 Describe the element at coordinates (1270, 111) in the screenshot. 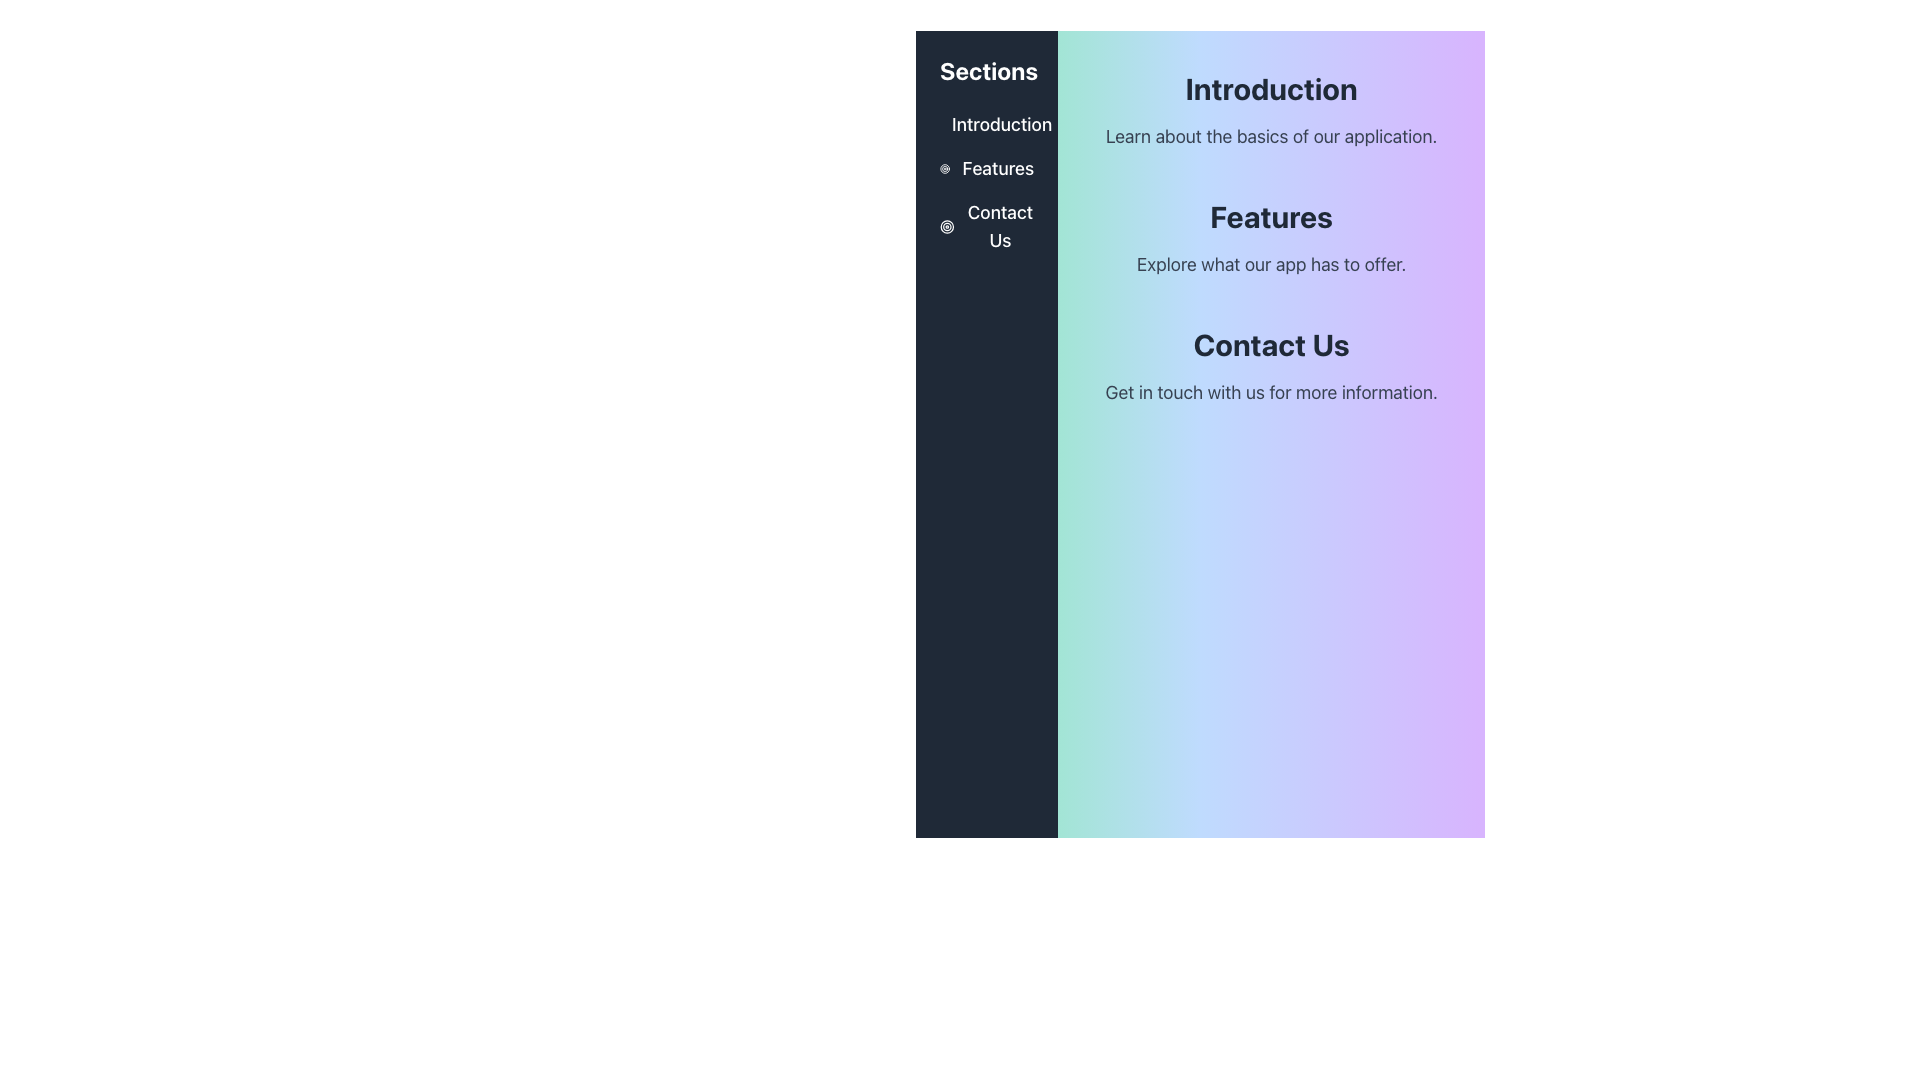

I see `the 'Introduction' header element which serves as a guide for the user, located at the top of the right column above the 'Features' and 'Contact Us' sections` at that location.